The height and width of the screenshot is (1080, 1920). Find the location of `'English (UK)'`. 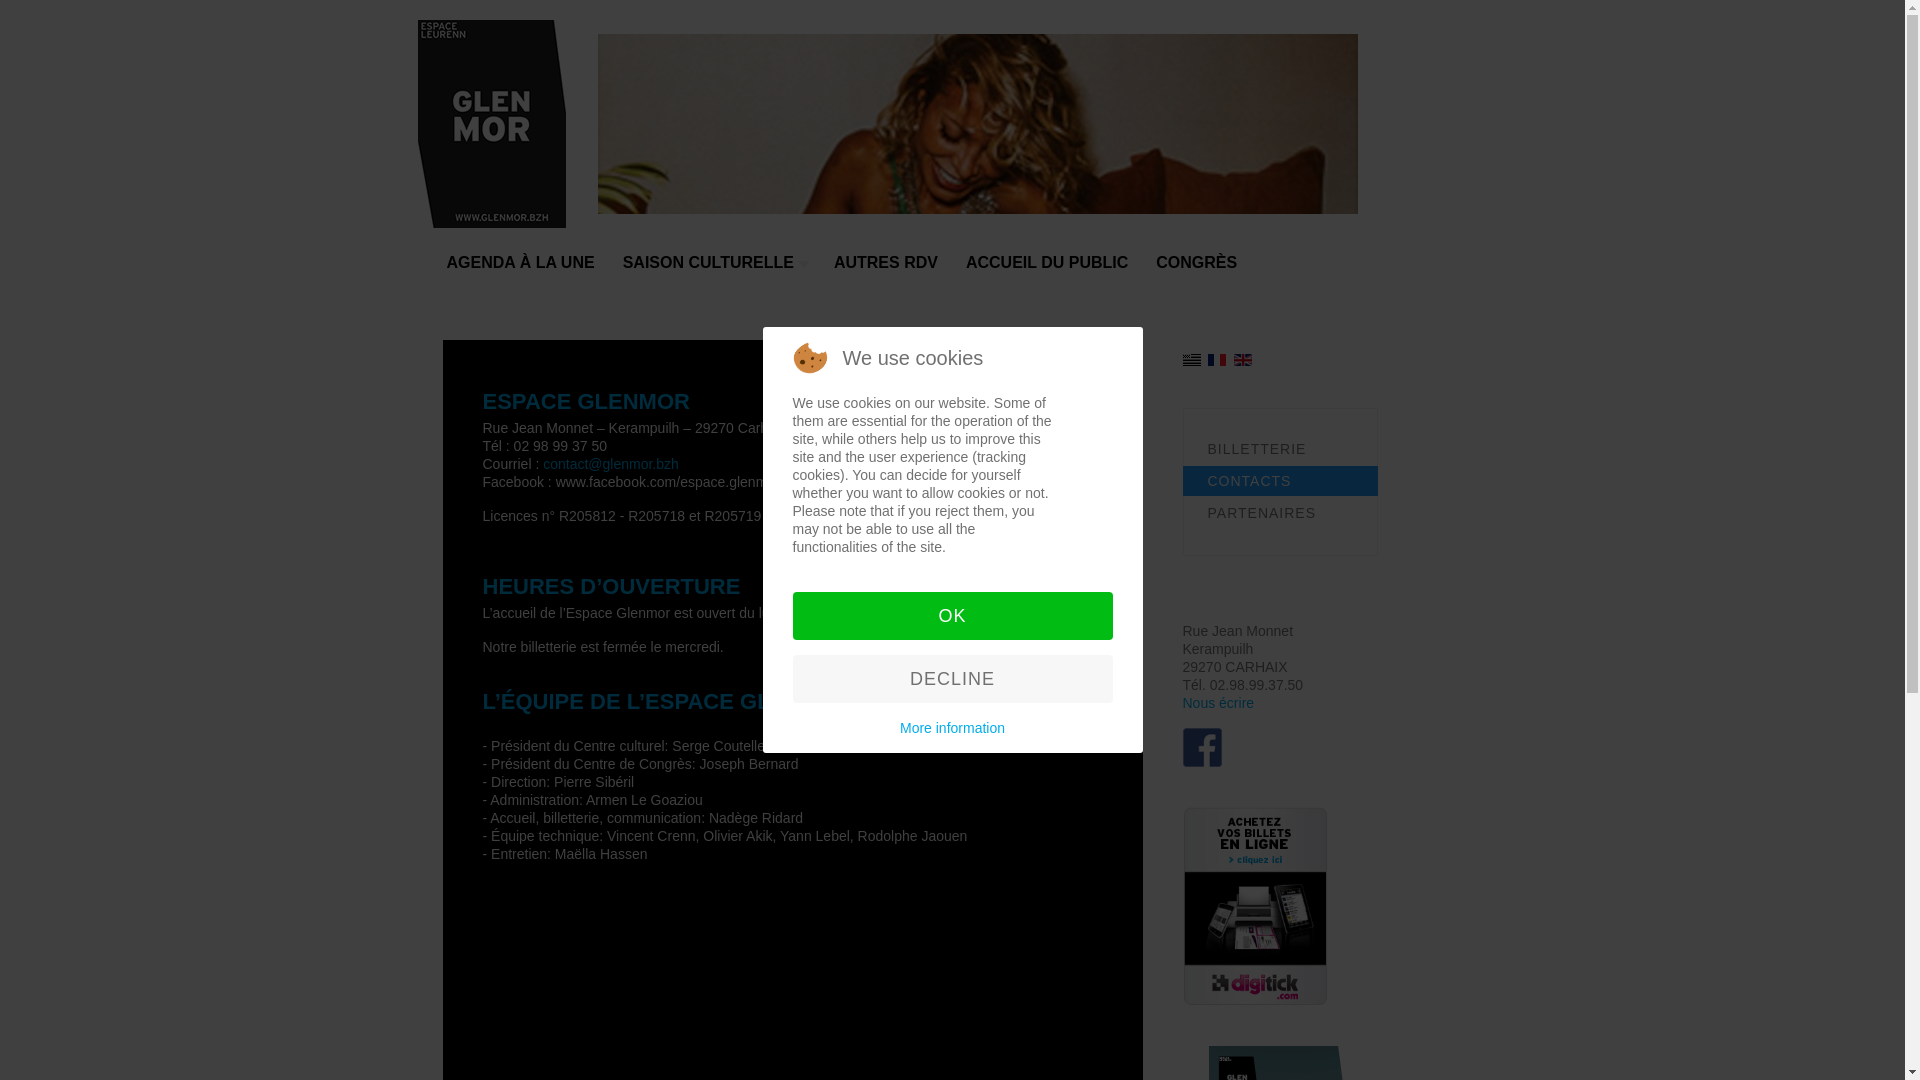

'English (UK)' is located at coordinates (1242, 358).